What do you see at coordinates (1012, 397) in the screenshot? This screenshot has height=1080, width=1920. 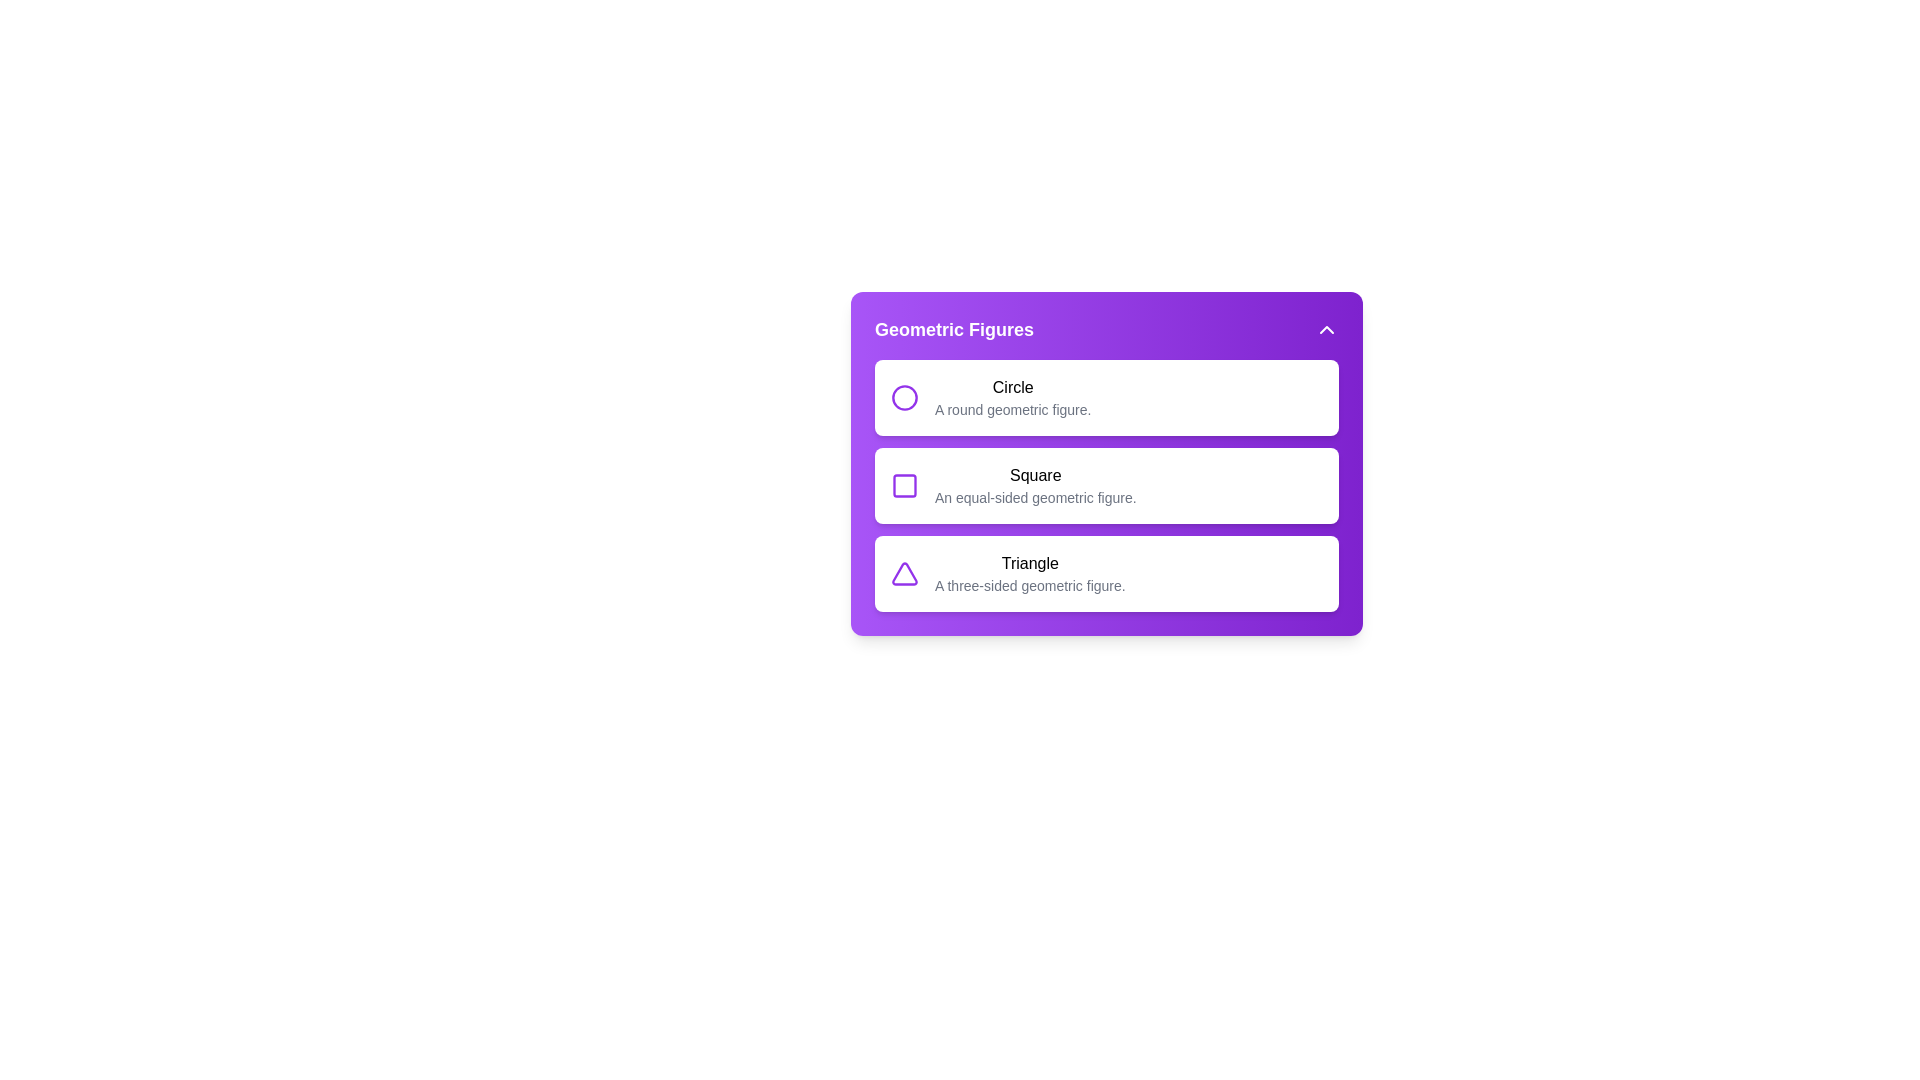 I see `the Circle item in the geometric menu` at bounding box center [1012, 397].